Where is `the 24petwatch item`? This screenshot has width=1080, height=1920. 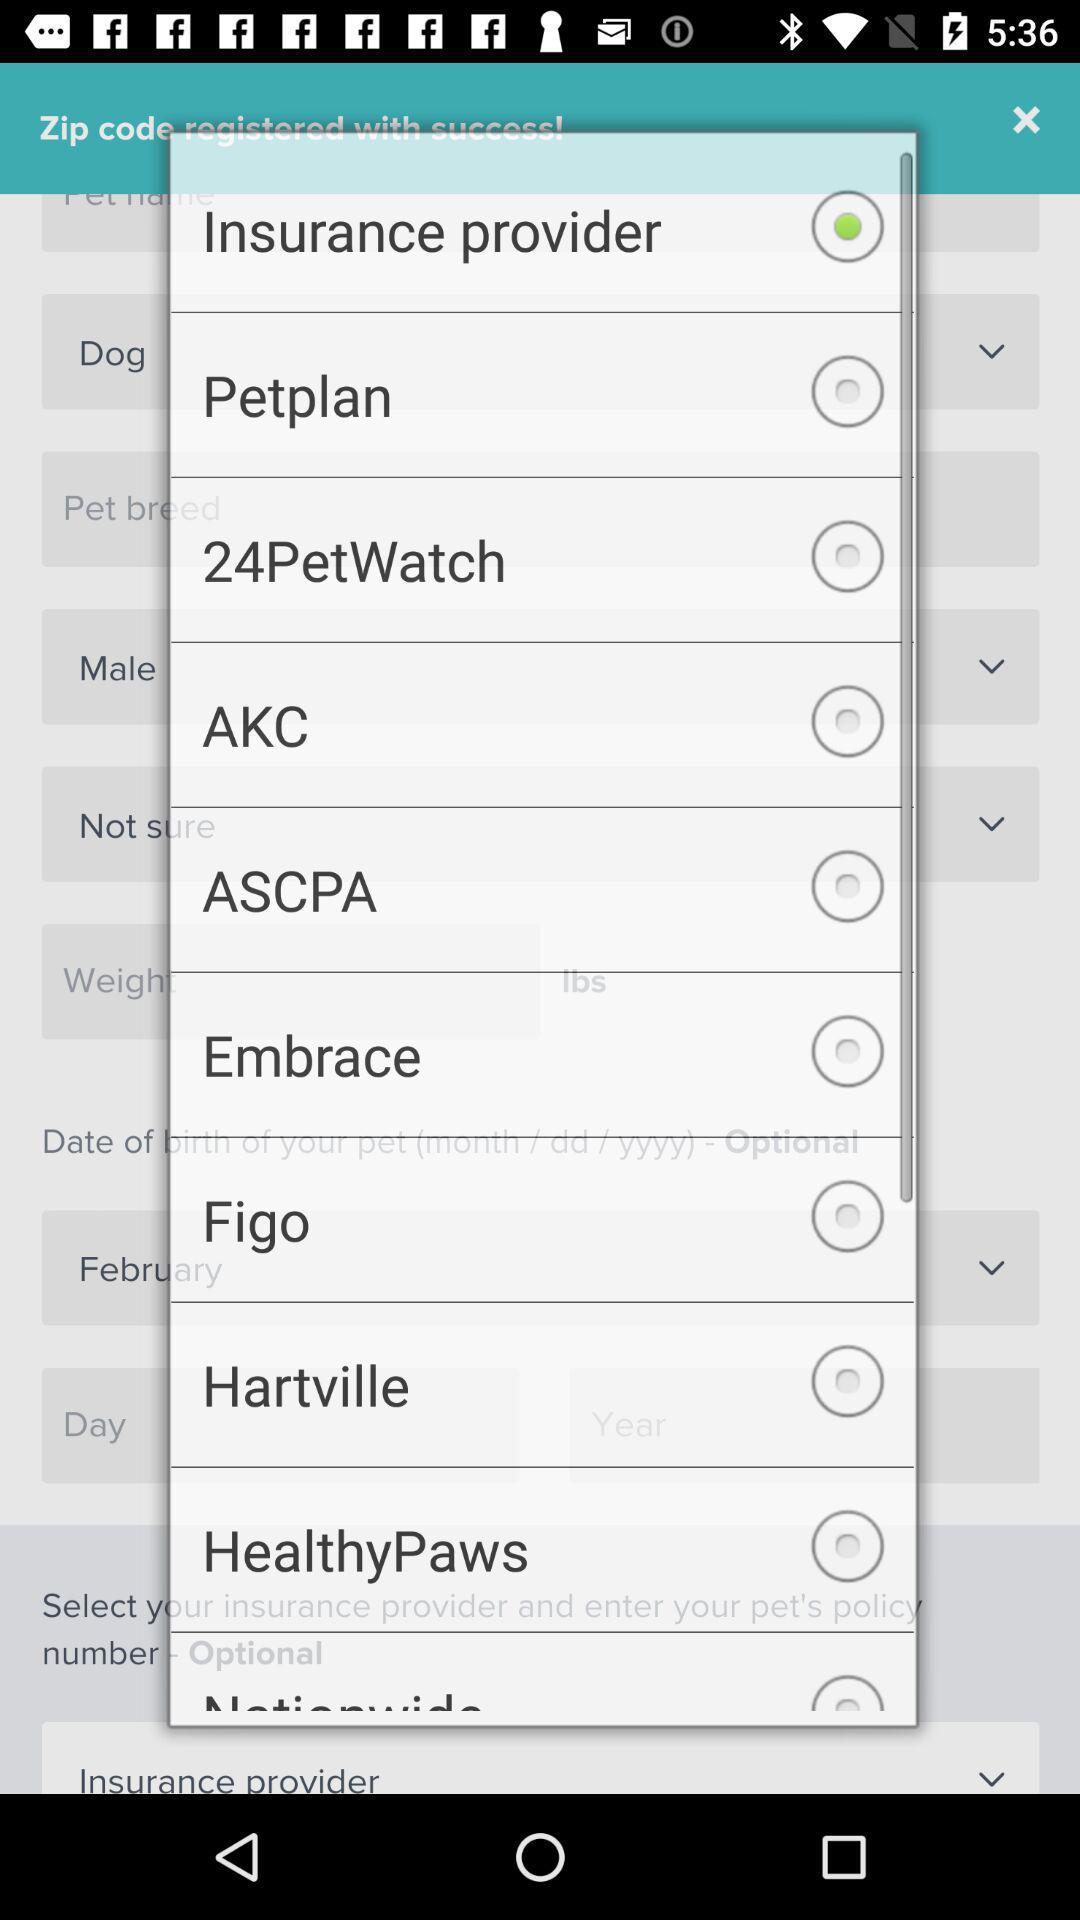
the 24petwatch item is located at coordinates (542, 549).